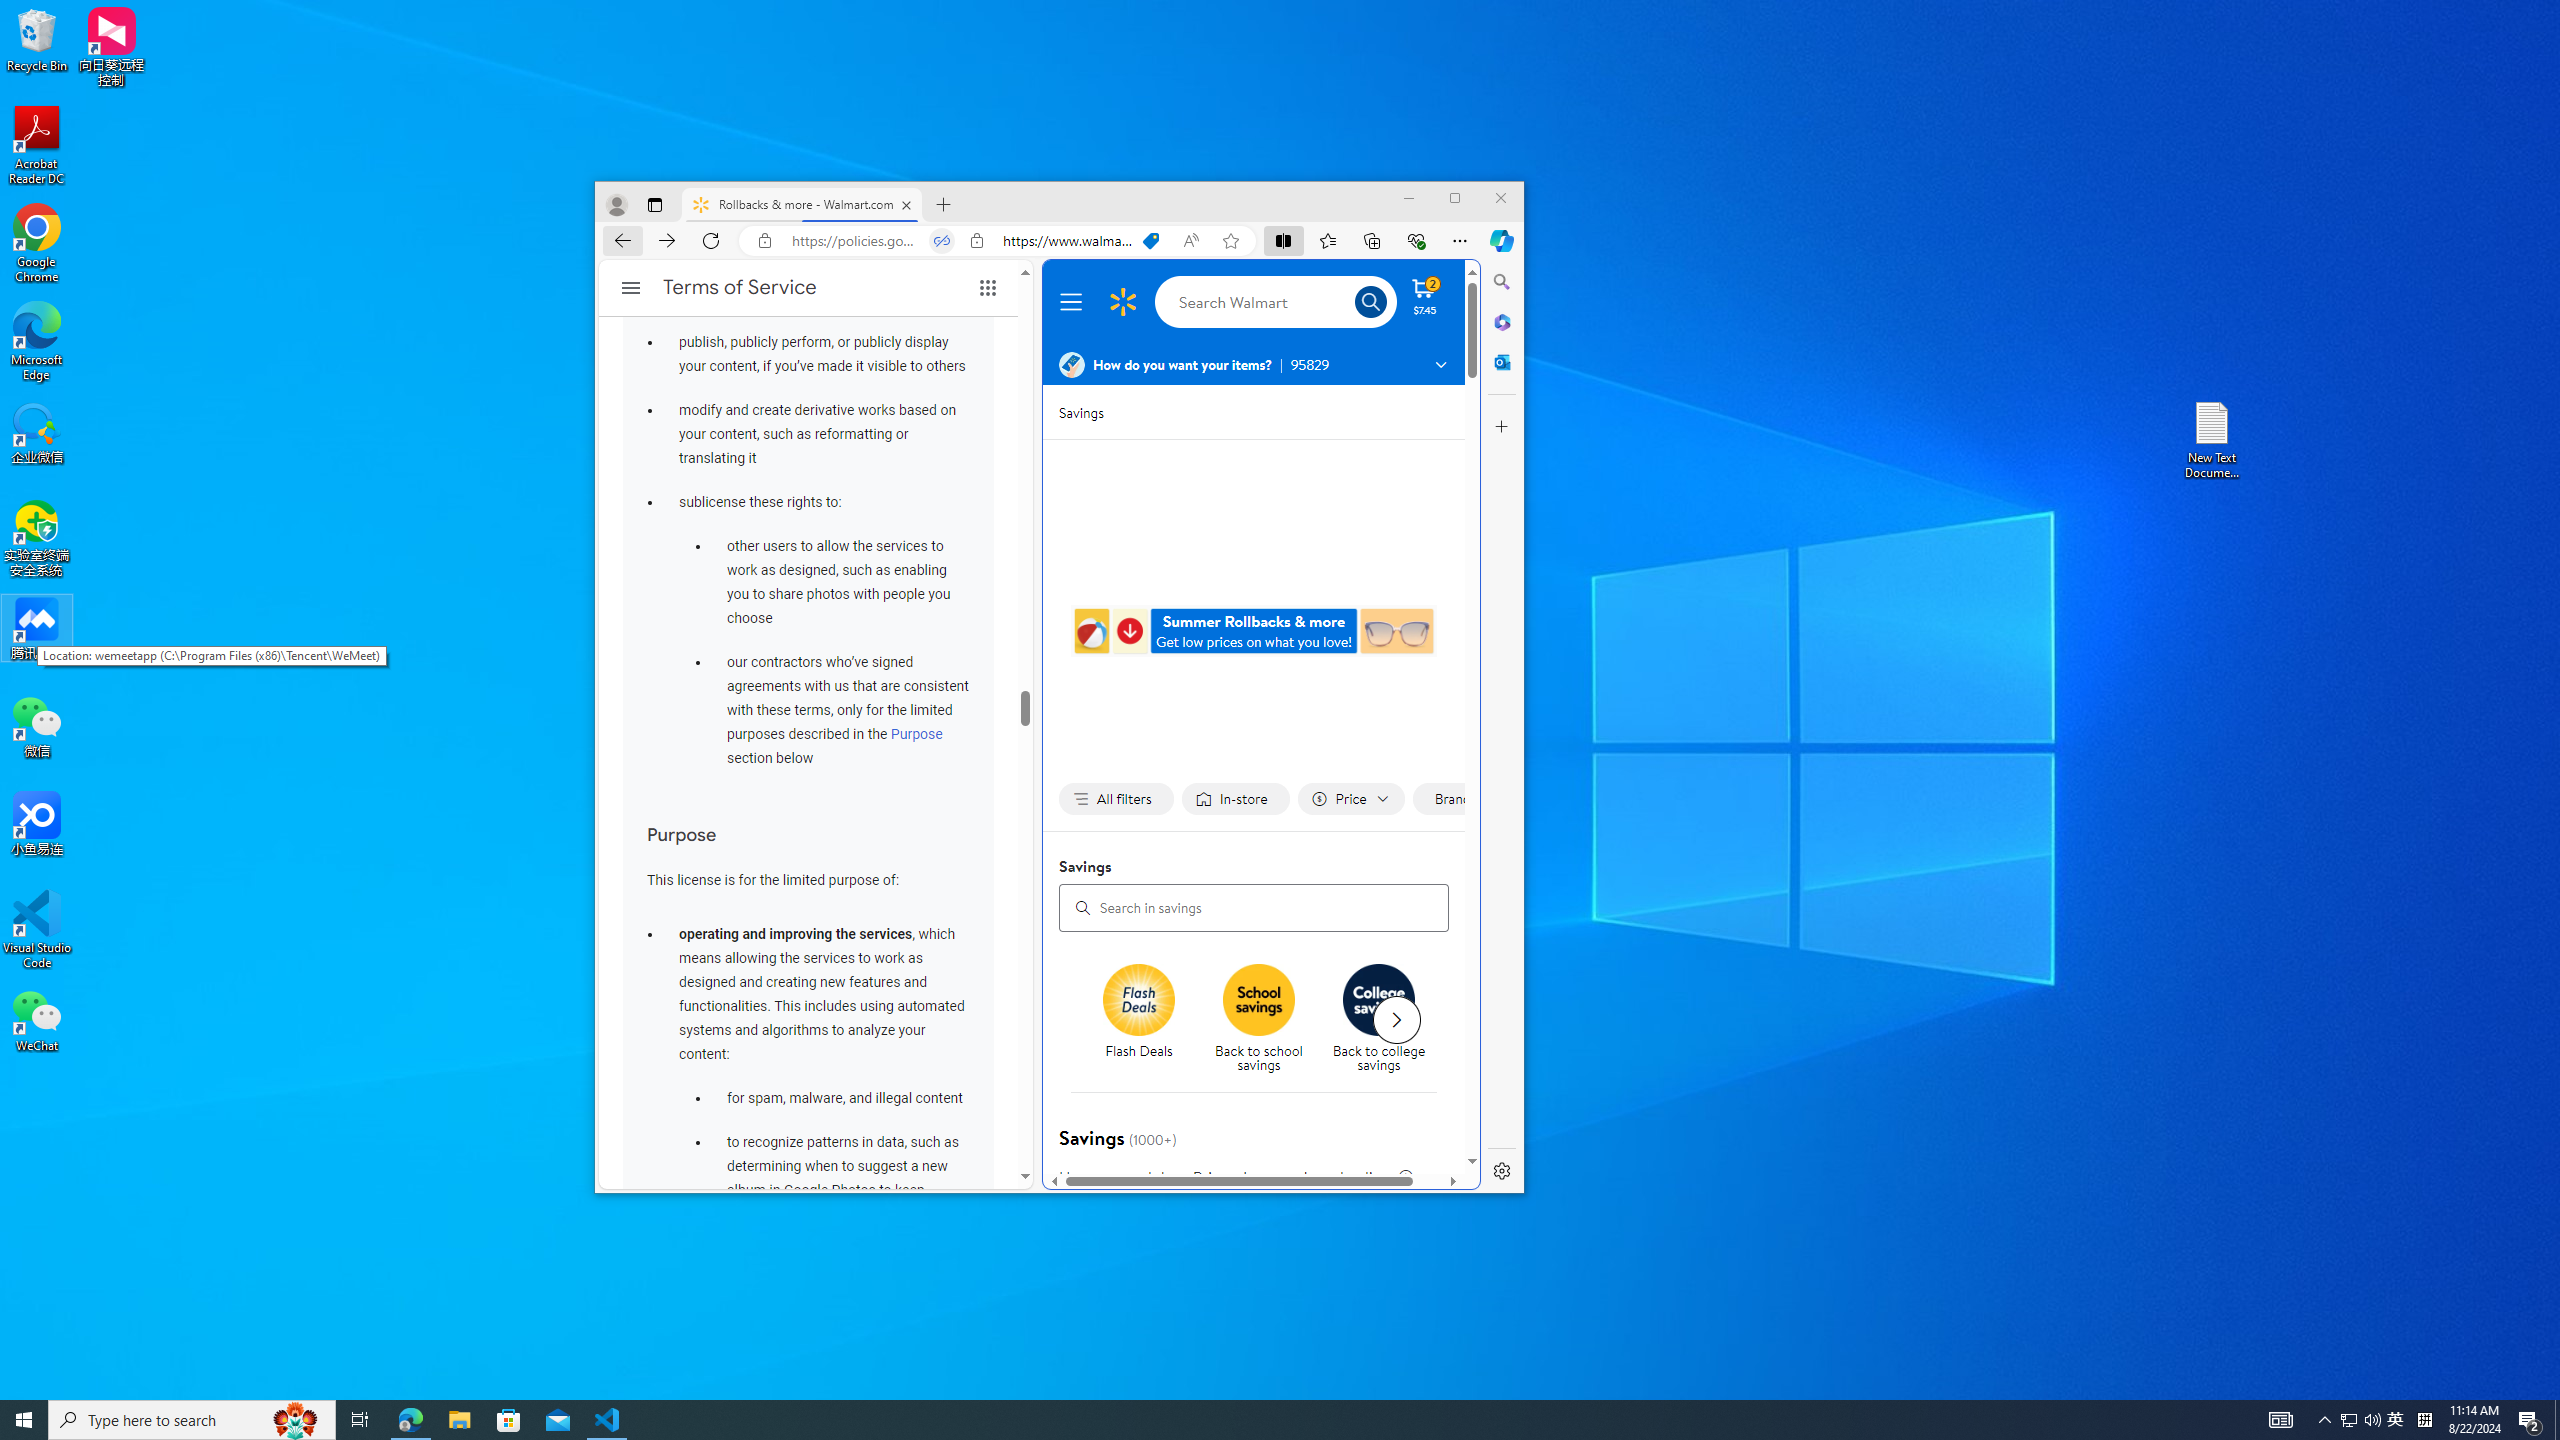 The width and height of the screenshot is (2560, 1440). Describe the element at coordinates (36, 244) in the screenshot. I see `'Google Chrome'` at that location.